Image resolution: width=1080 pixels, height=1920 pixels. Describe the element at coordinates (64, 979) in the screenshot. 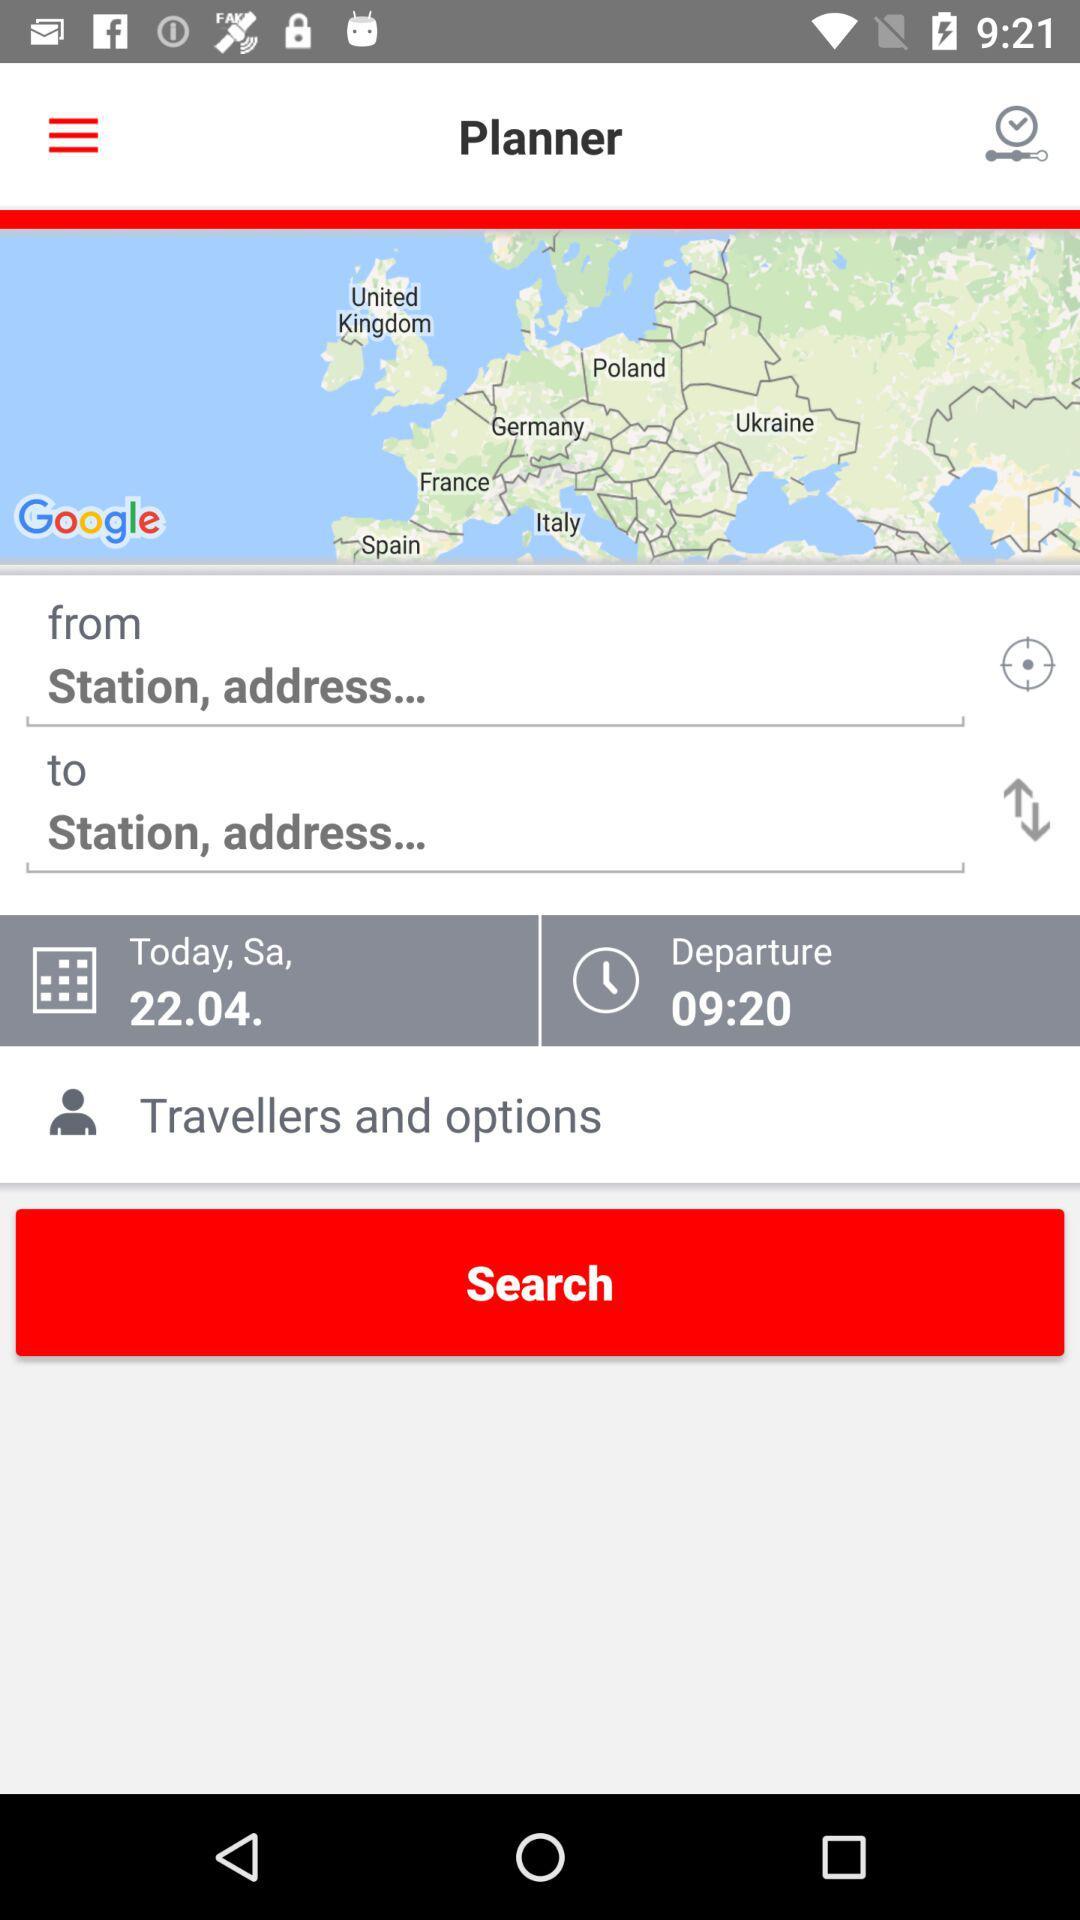

I see `the icon which is left to todaysa` at that location.